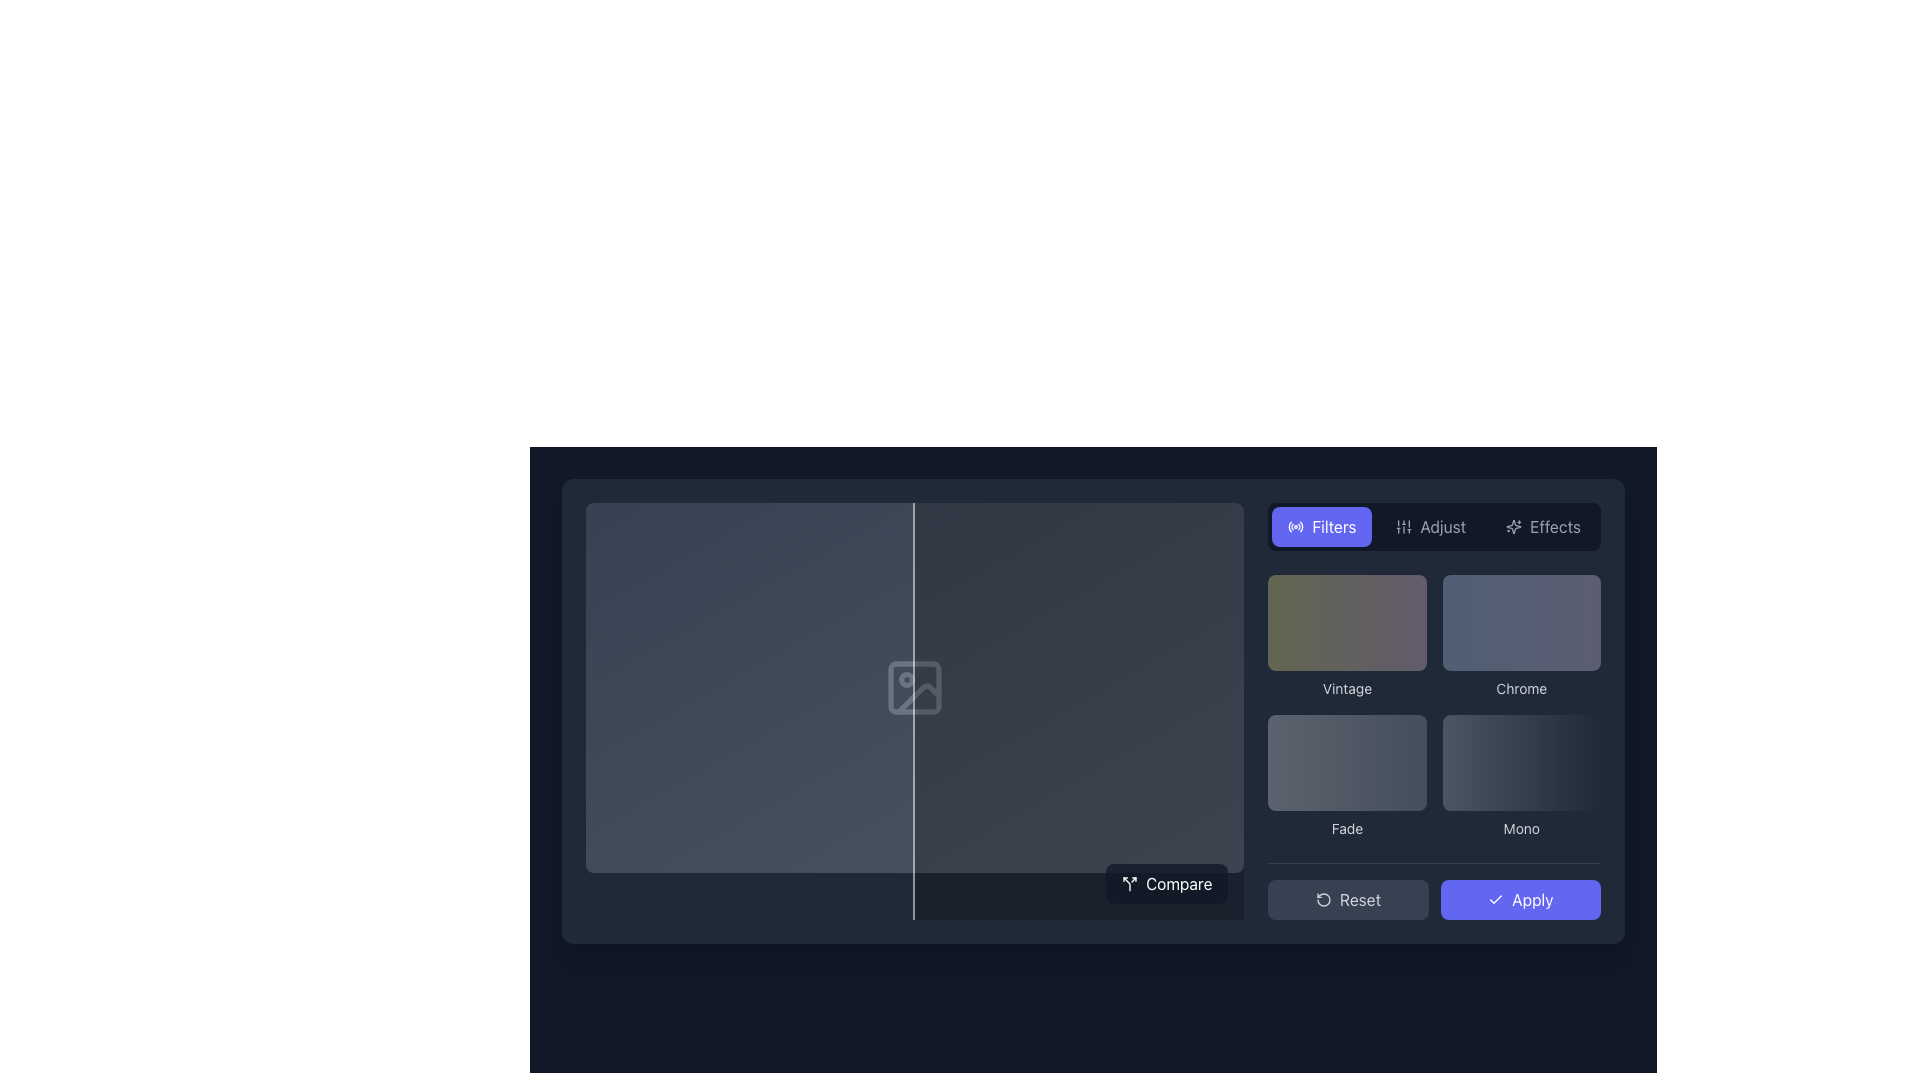 Image resolution: width=1920 pixels, height=1080 pixels. What do you see at coordinates (1347, 763) in the screenshot?
I see `the 'Fade' effect button located in the bottom-right section of the interface` at bounding box center [1347, 763].